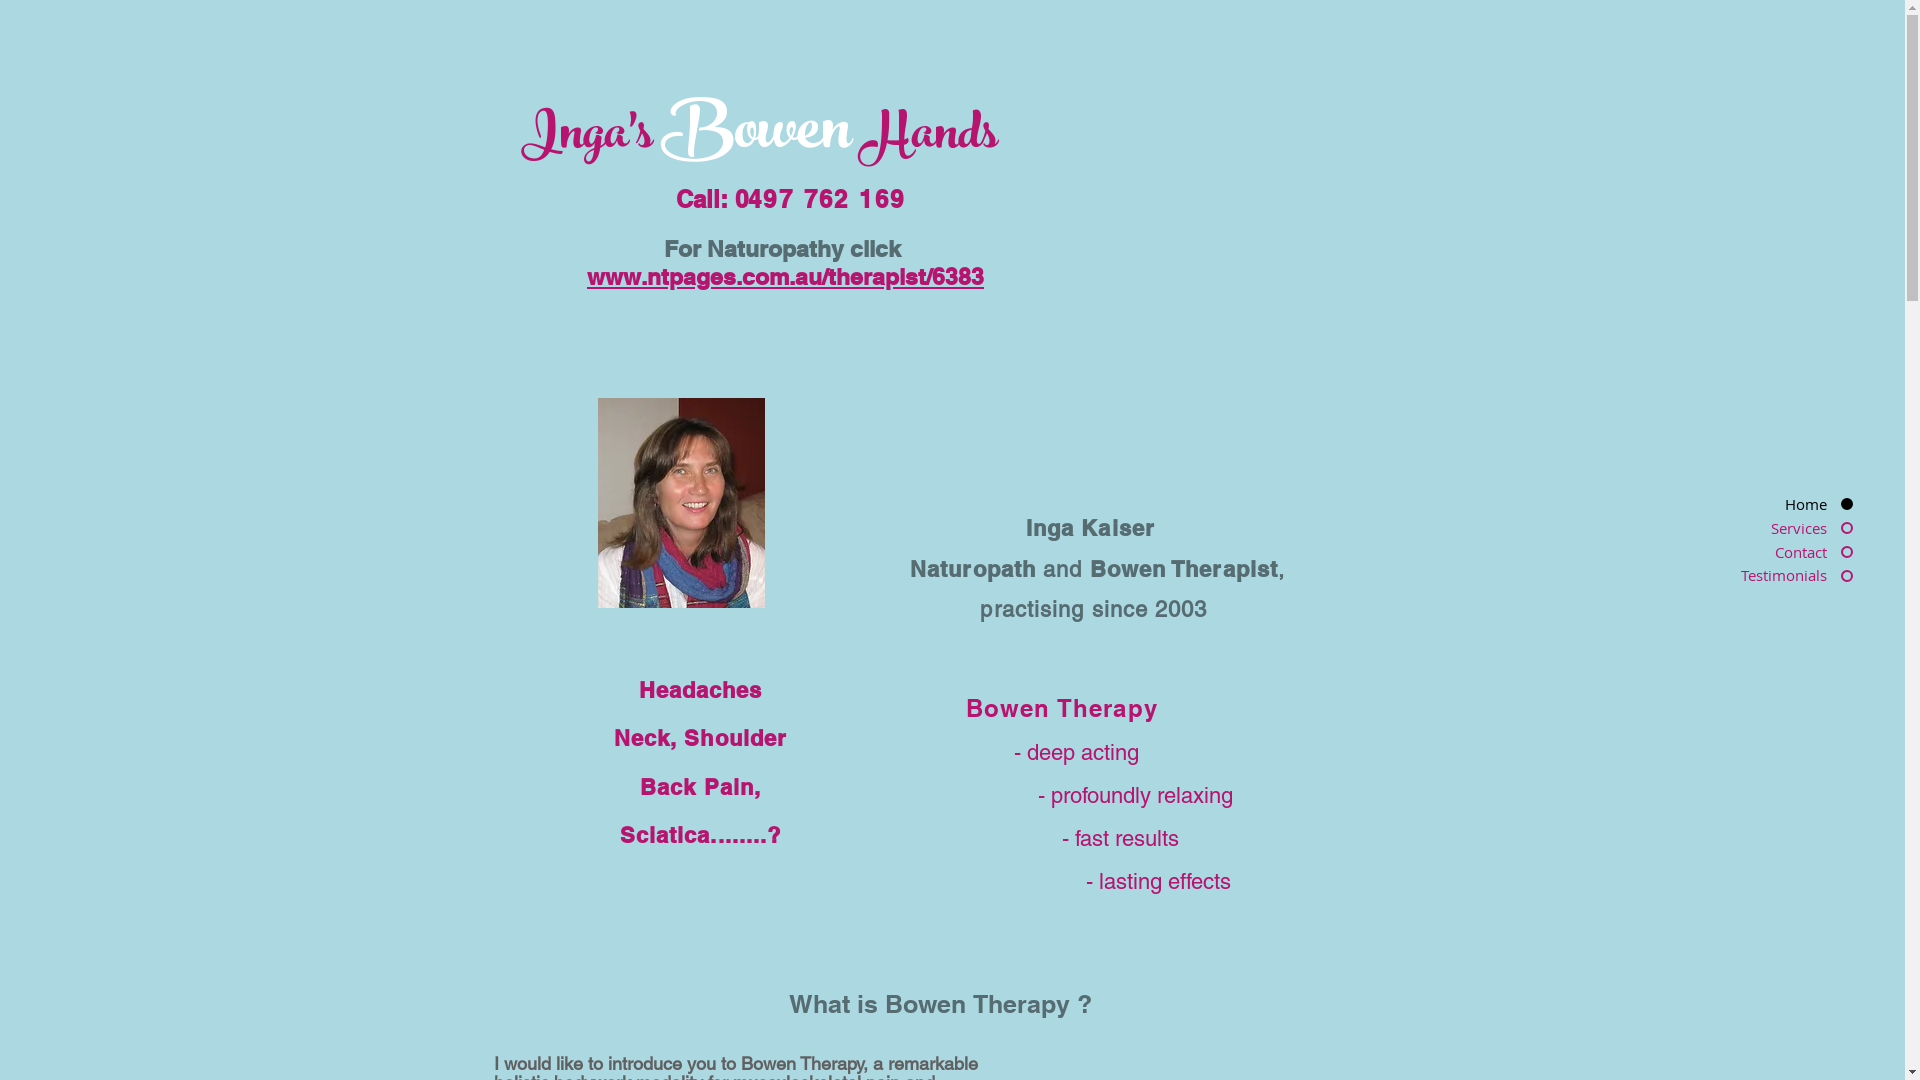  Describe the element at coordinates (929, 137) in the screenshot. I see `'Hands'` at that location.